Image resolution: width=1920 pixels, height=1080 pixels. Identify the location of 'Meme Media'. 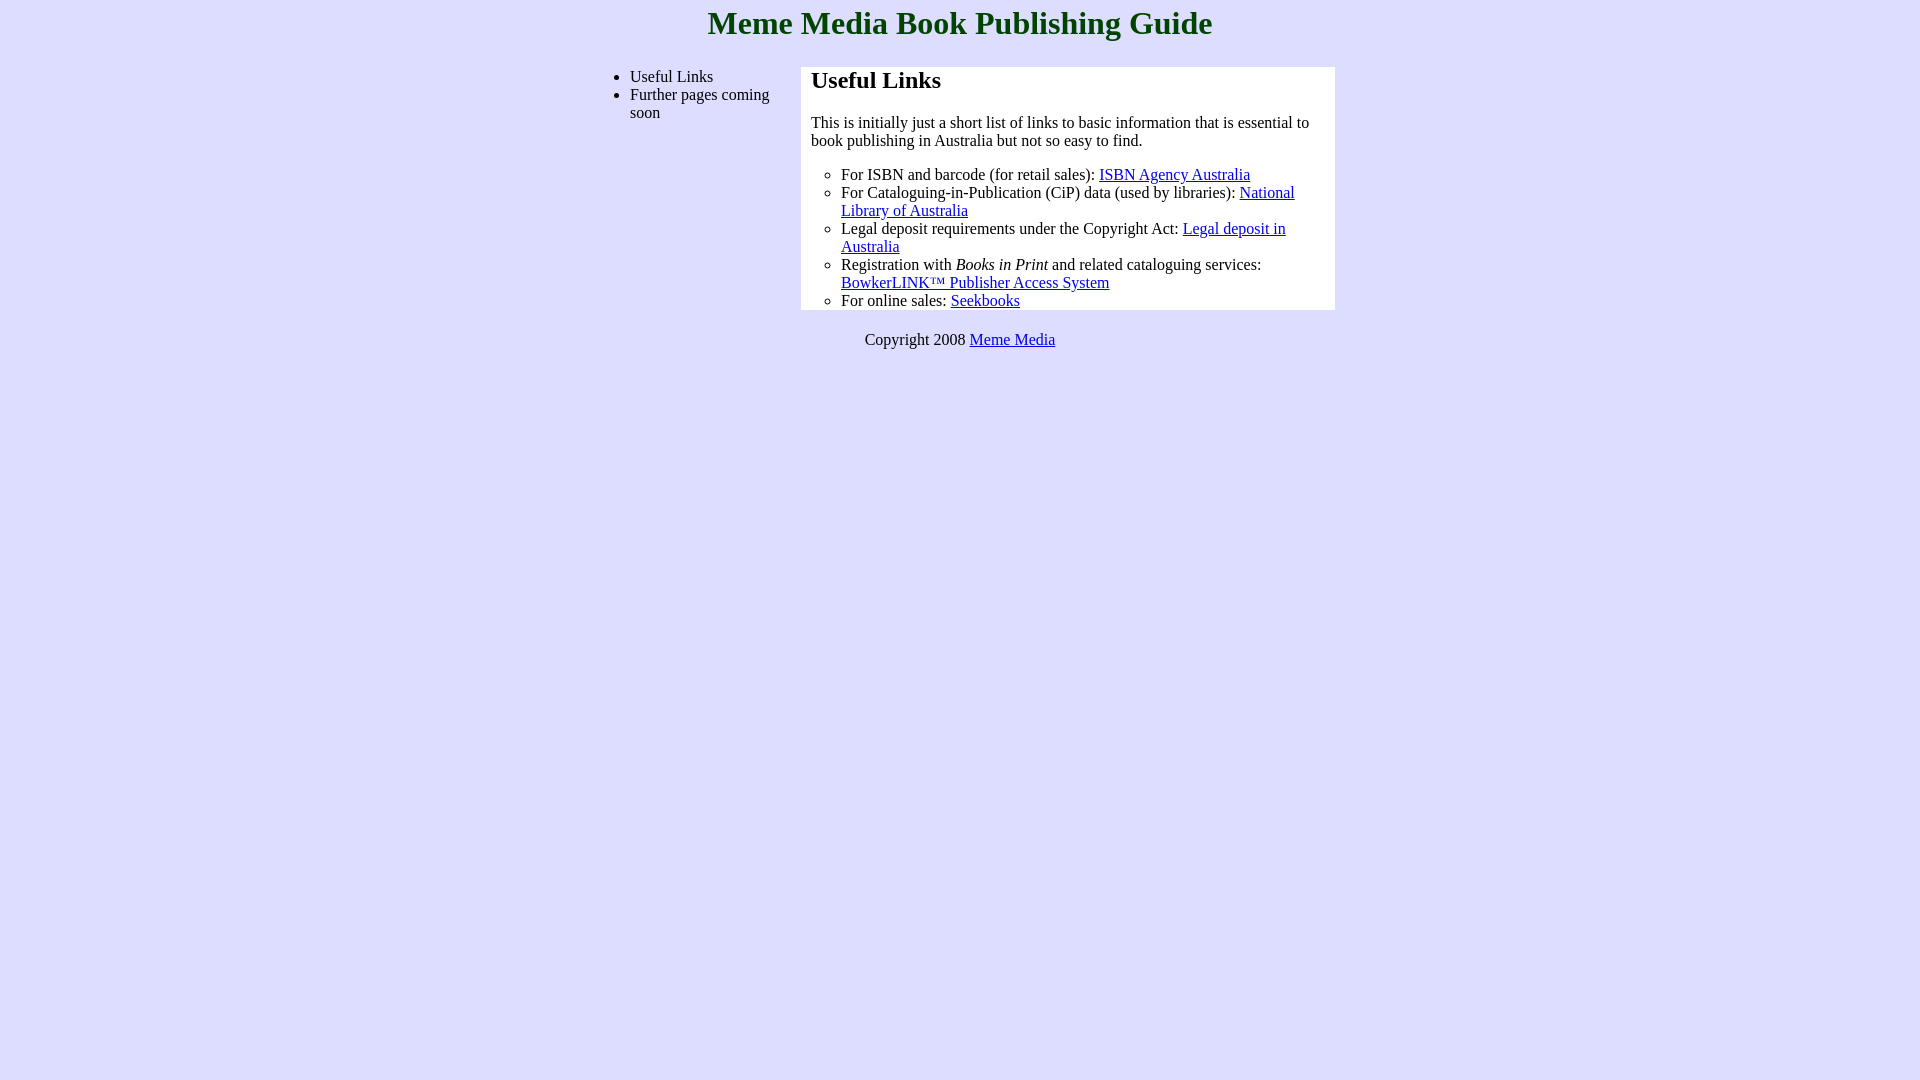
(1012, 338).